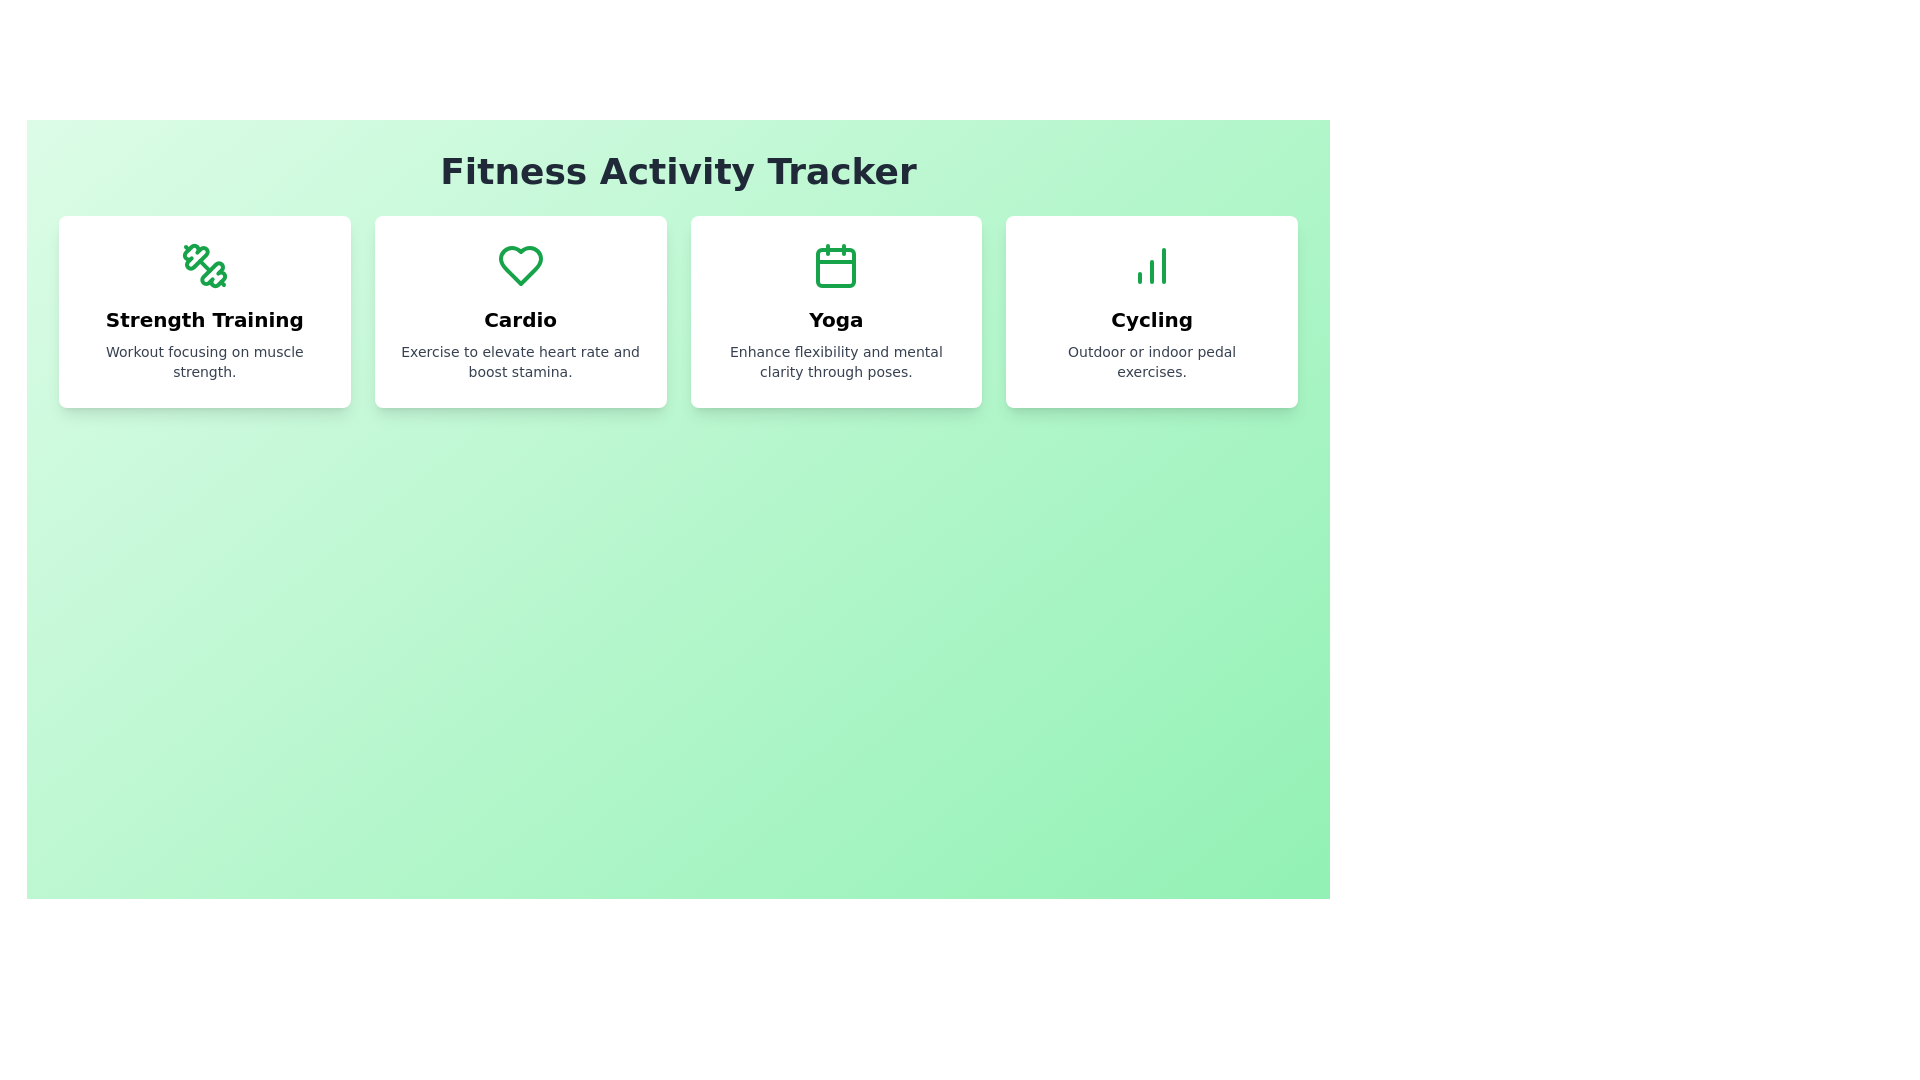  Describe the element at coordinates (836, 266) in the screenshot. I see `the Decorative Graphic Element of the calendar icon representing the 'Yoga' activity, located at the top center of the Yoga card` at that location.